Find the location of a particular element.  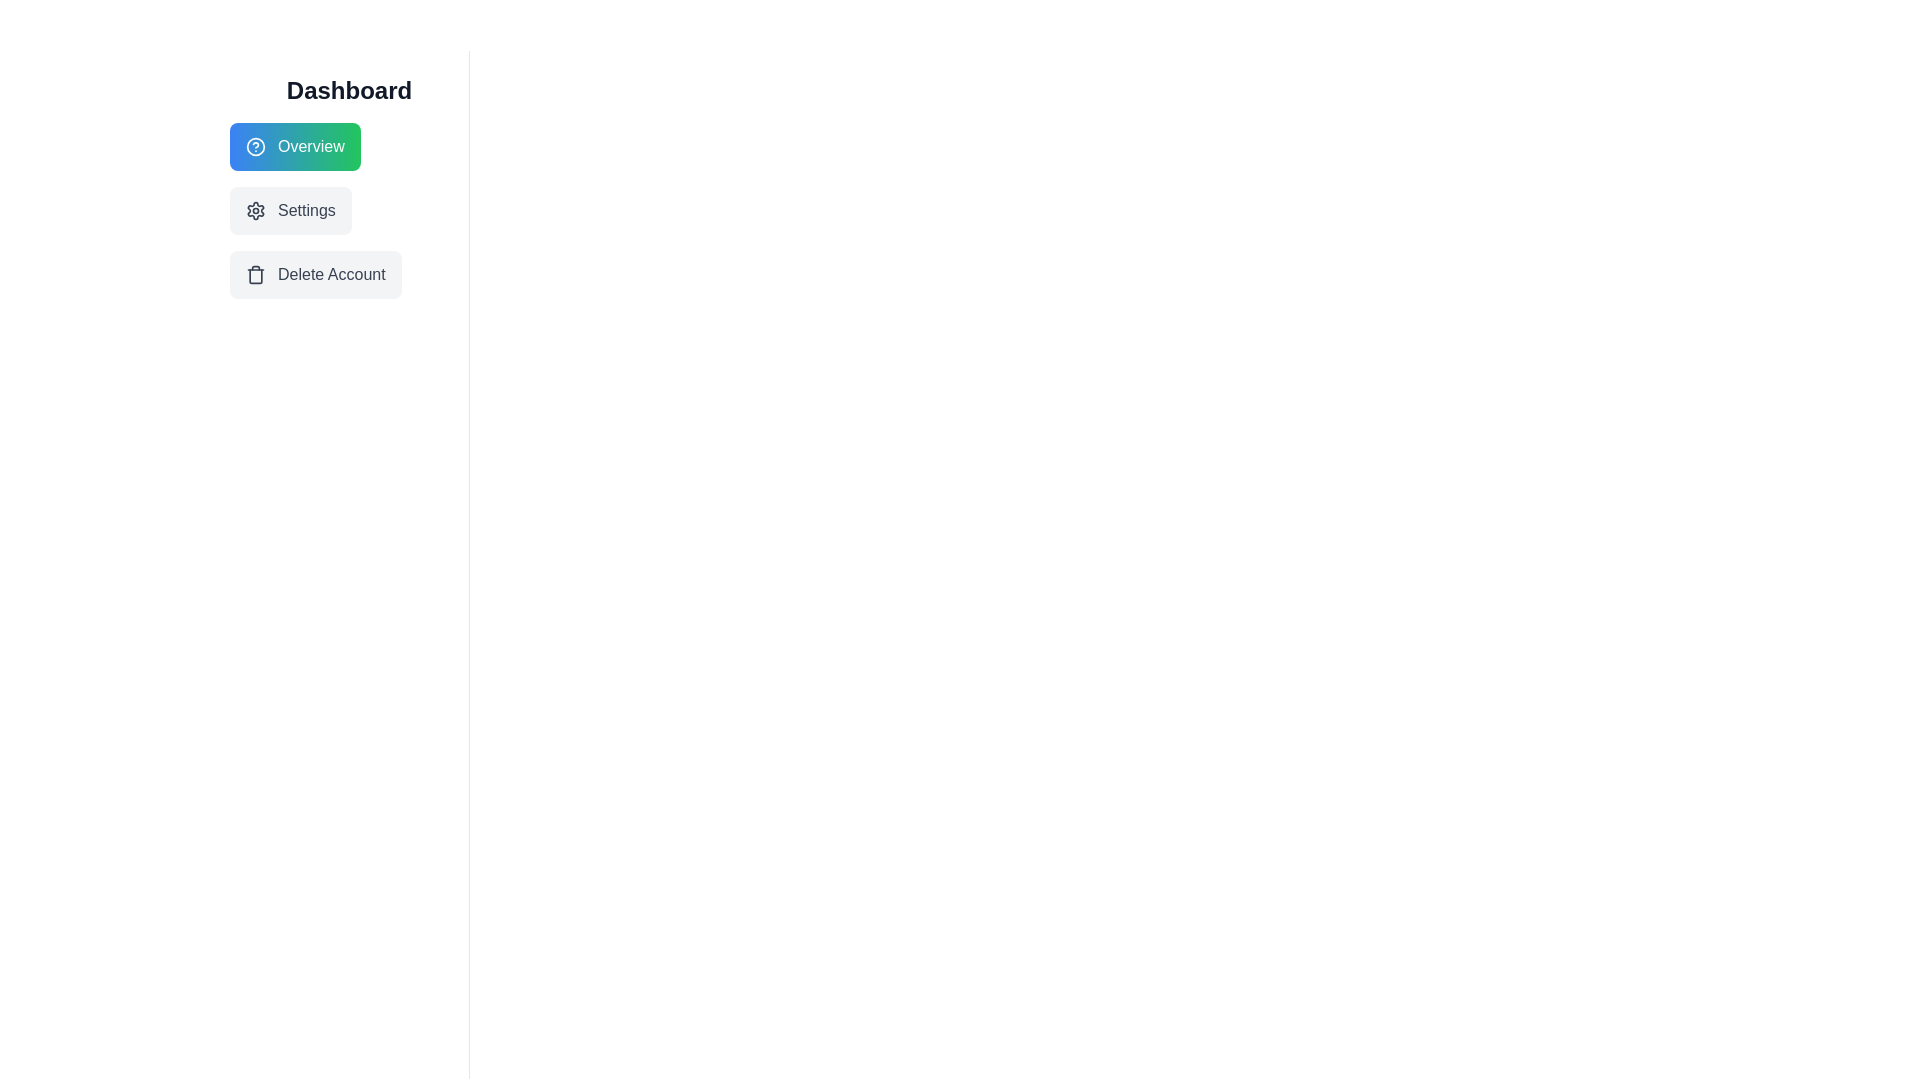

the trash bin icon located to the left of the 'Delete Account' text in the vertical navigation menu is located at coordinates (254, 274).